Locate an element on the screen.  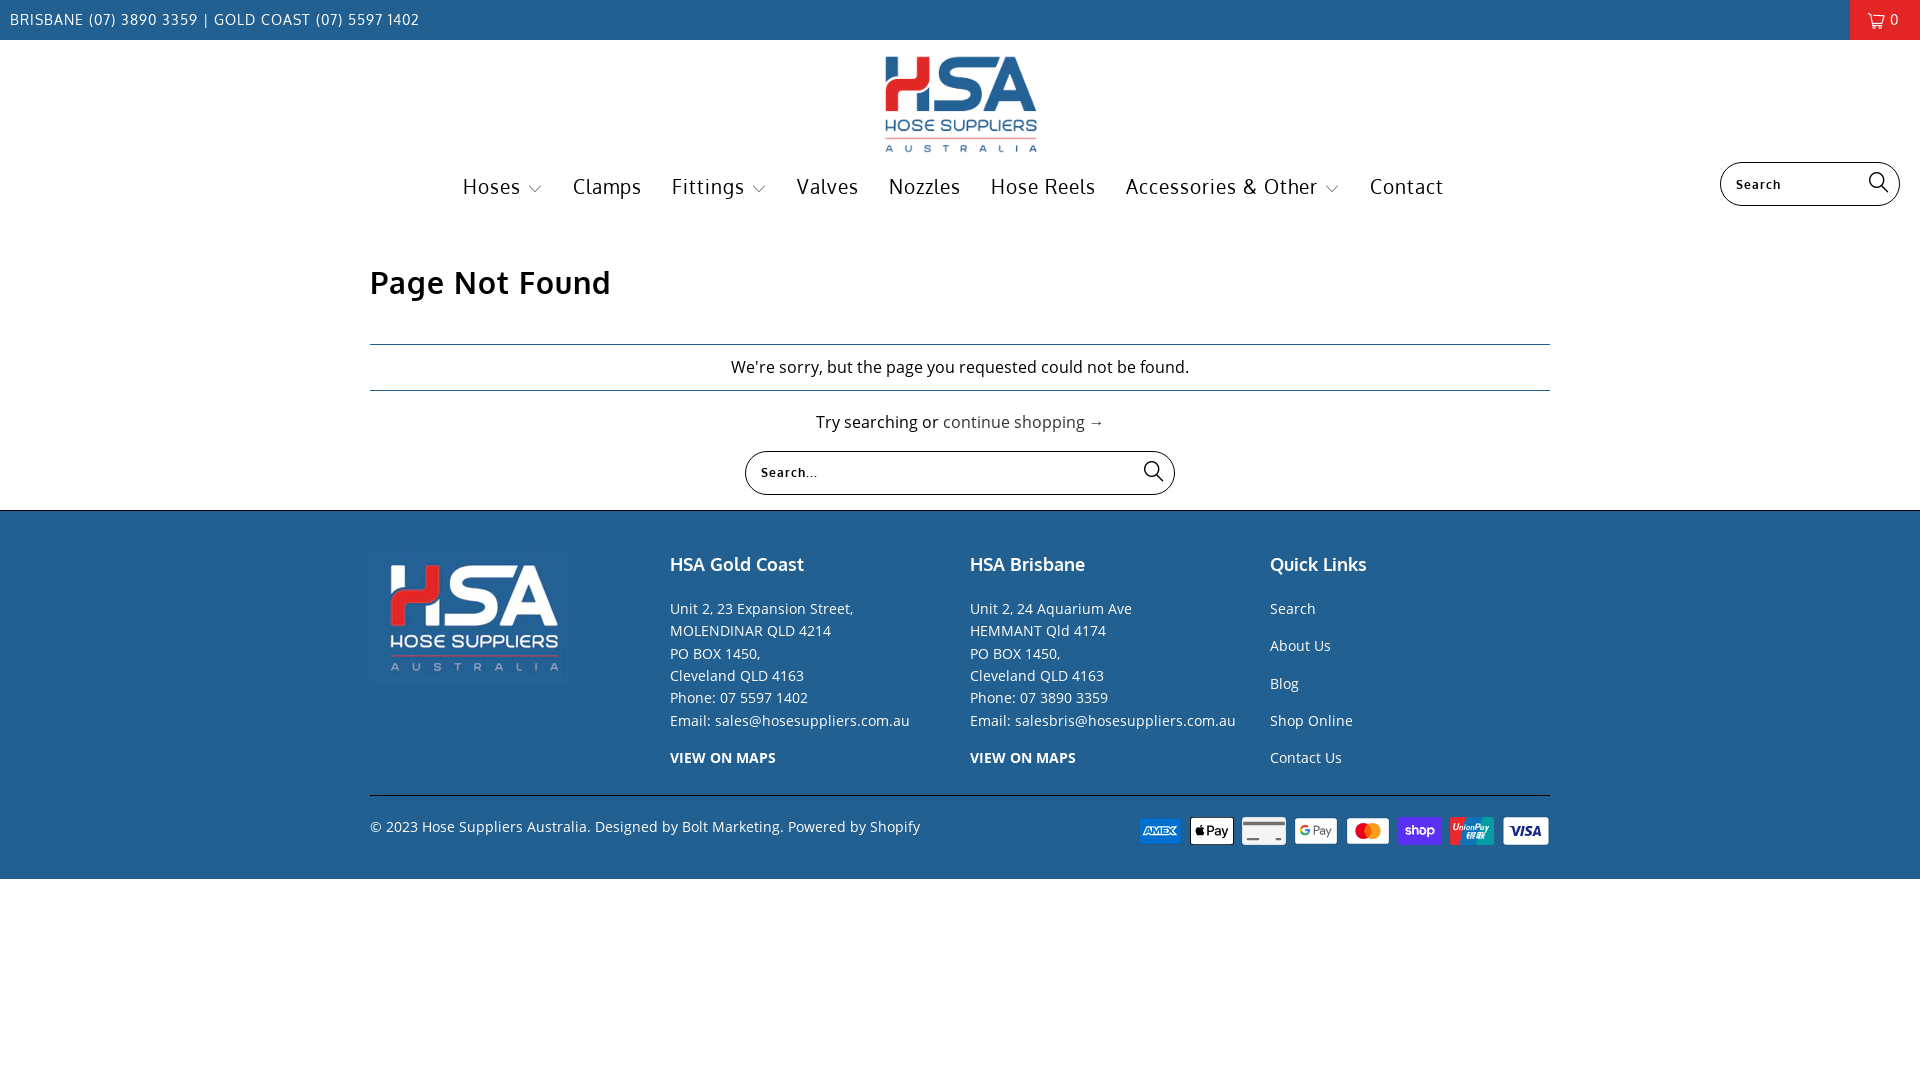
'07 3890 3359' is located at coordinates (1063, 696).